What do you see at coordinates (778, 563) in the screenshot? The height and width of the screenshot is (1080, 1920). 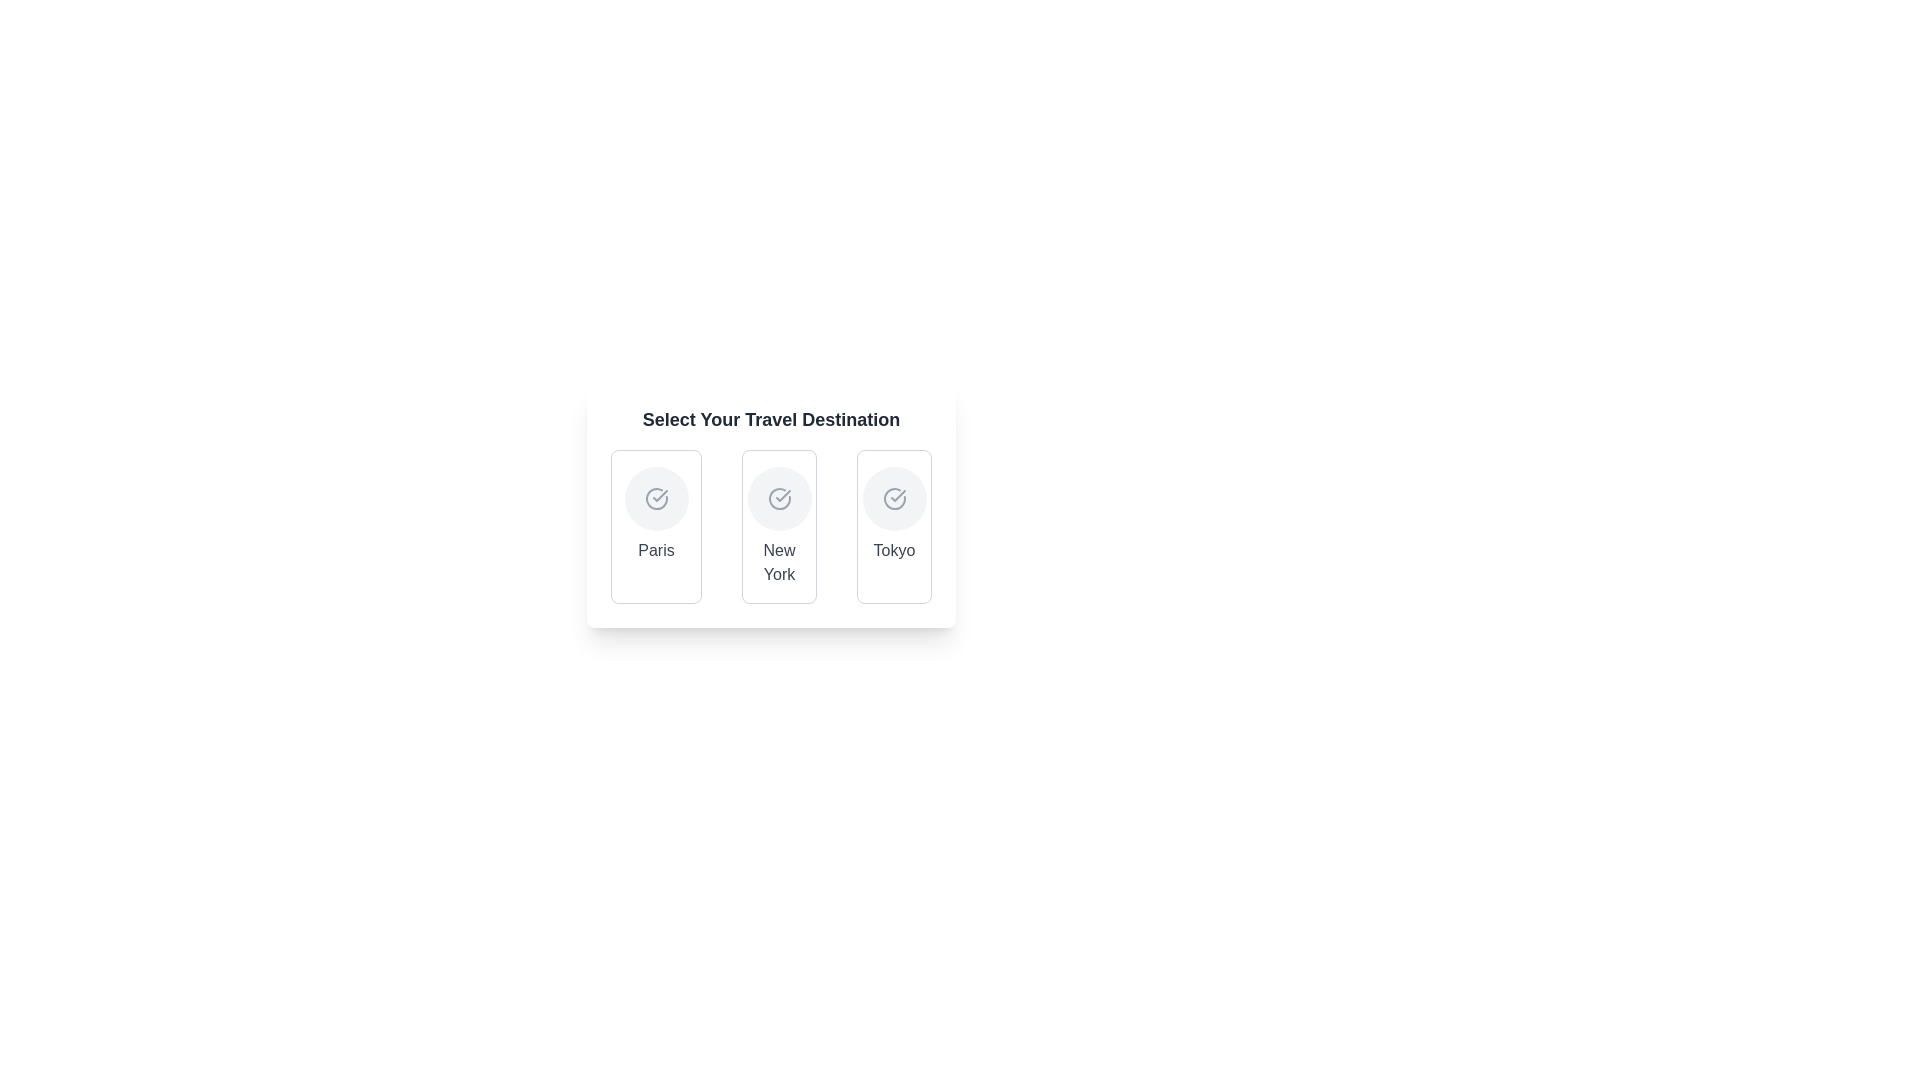 I see `the 'New York' text label element` at bounding box center [778, 563].